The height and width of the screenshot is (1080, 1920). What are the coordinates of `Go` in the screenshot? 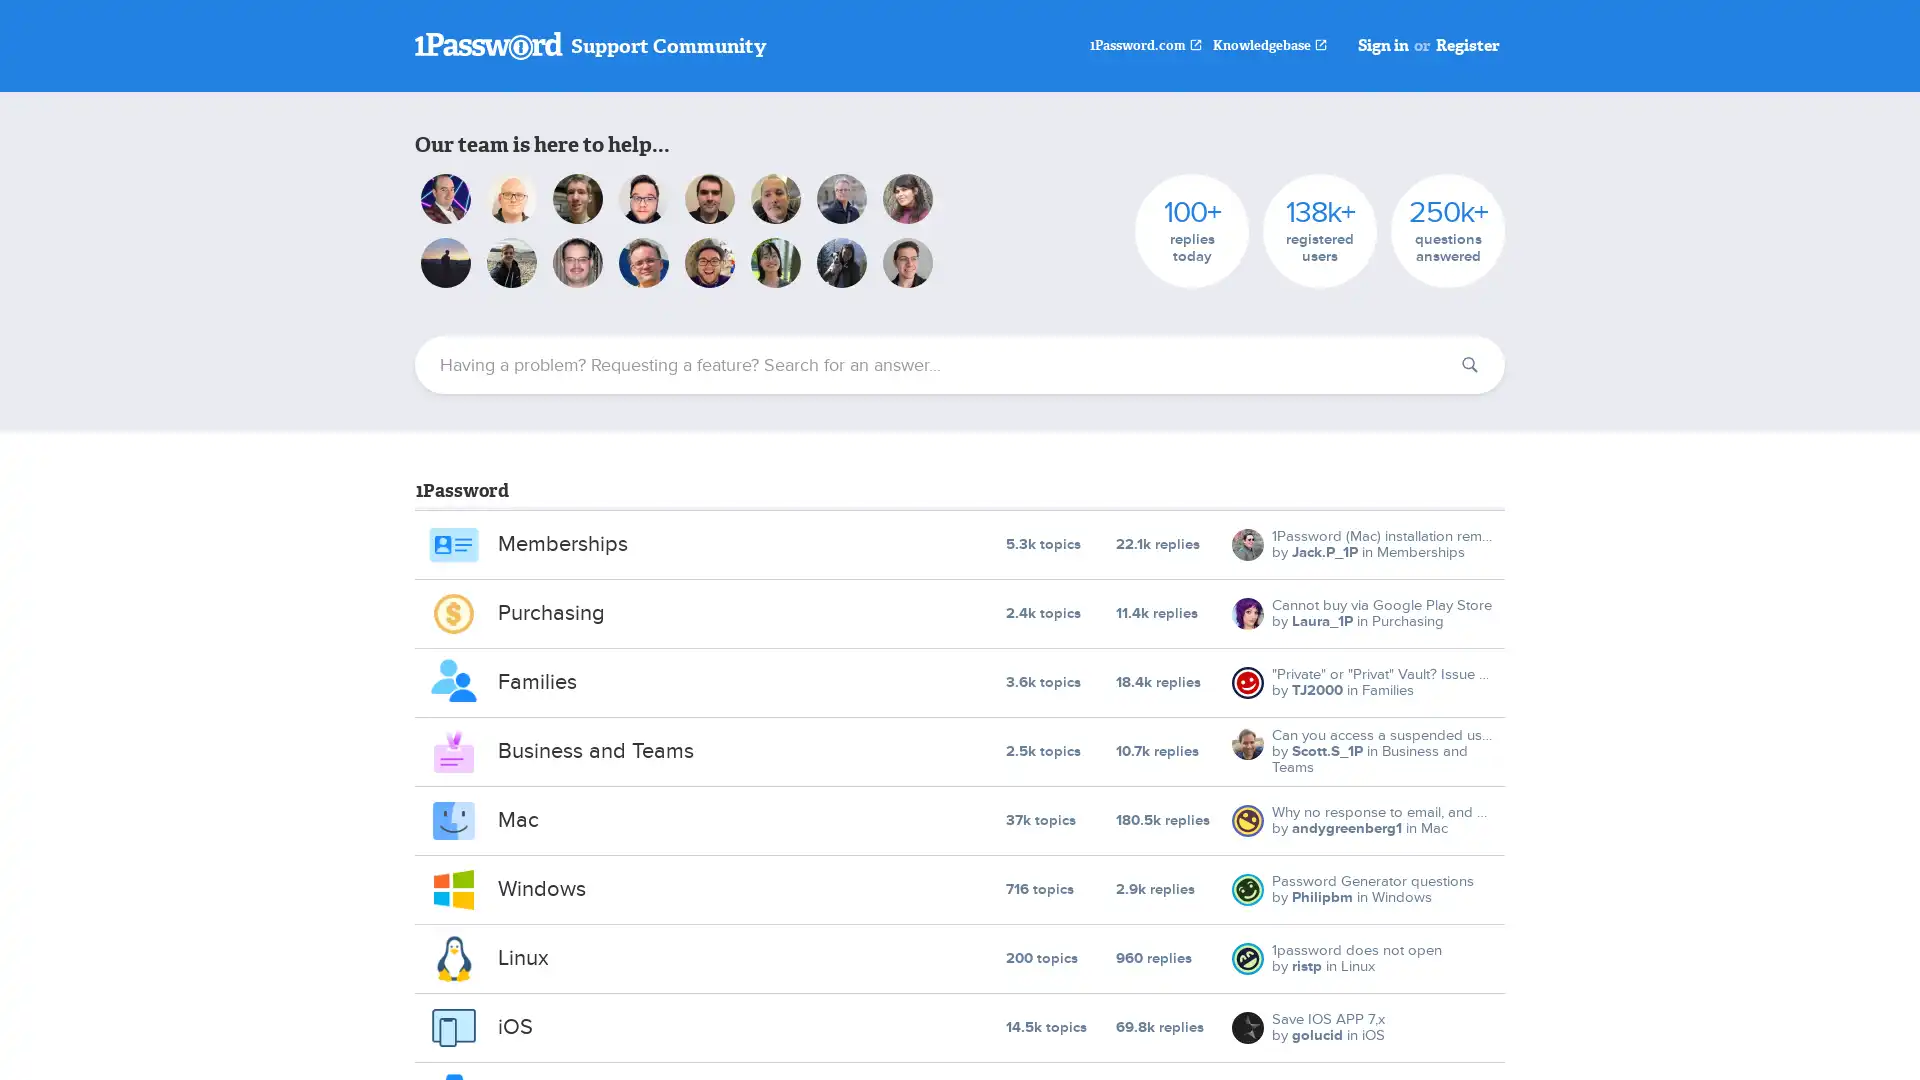 It's located at (1469, 365).